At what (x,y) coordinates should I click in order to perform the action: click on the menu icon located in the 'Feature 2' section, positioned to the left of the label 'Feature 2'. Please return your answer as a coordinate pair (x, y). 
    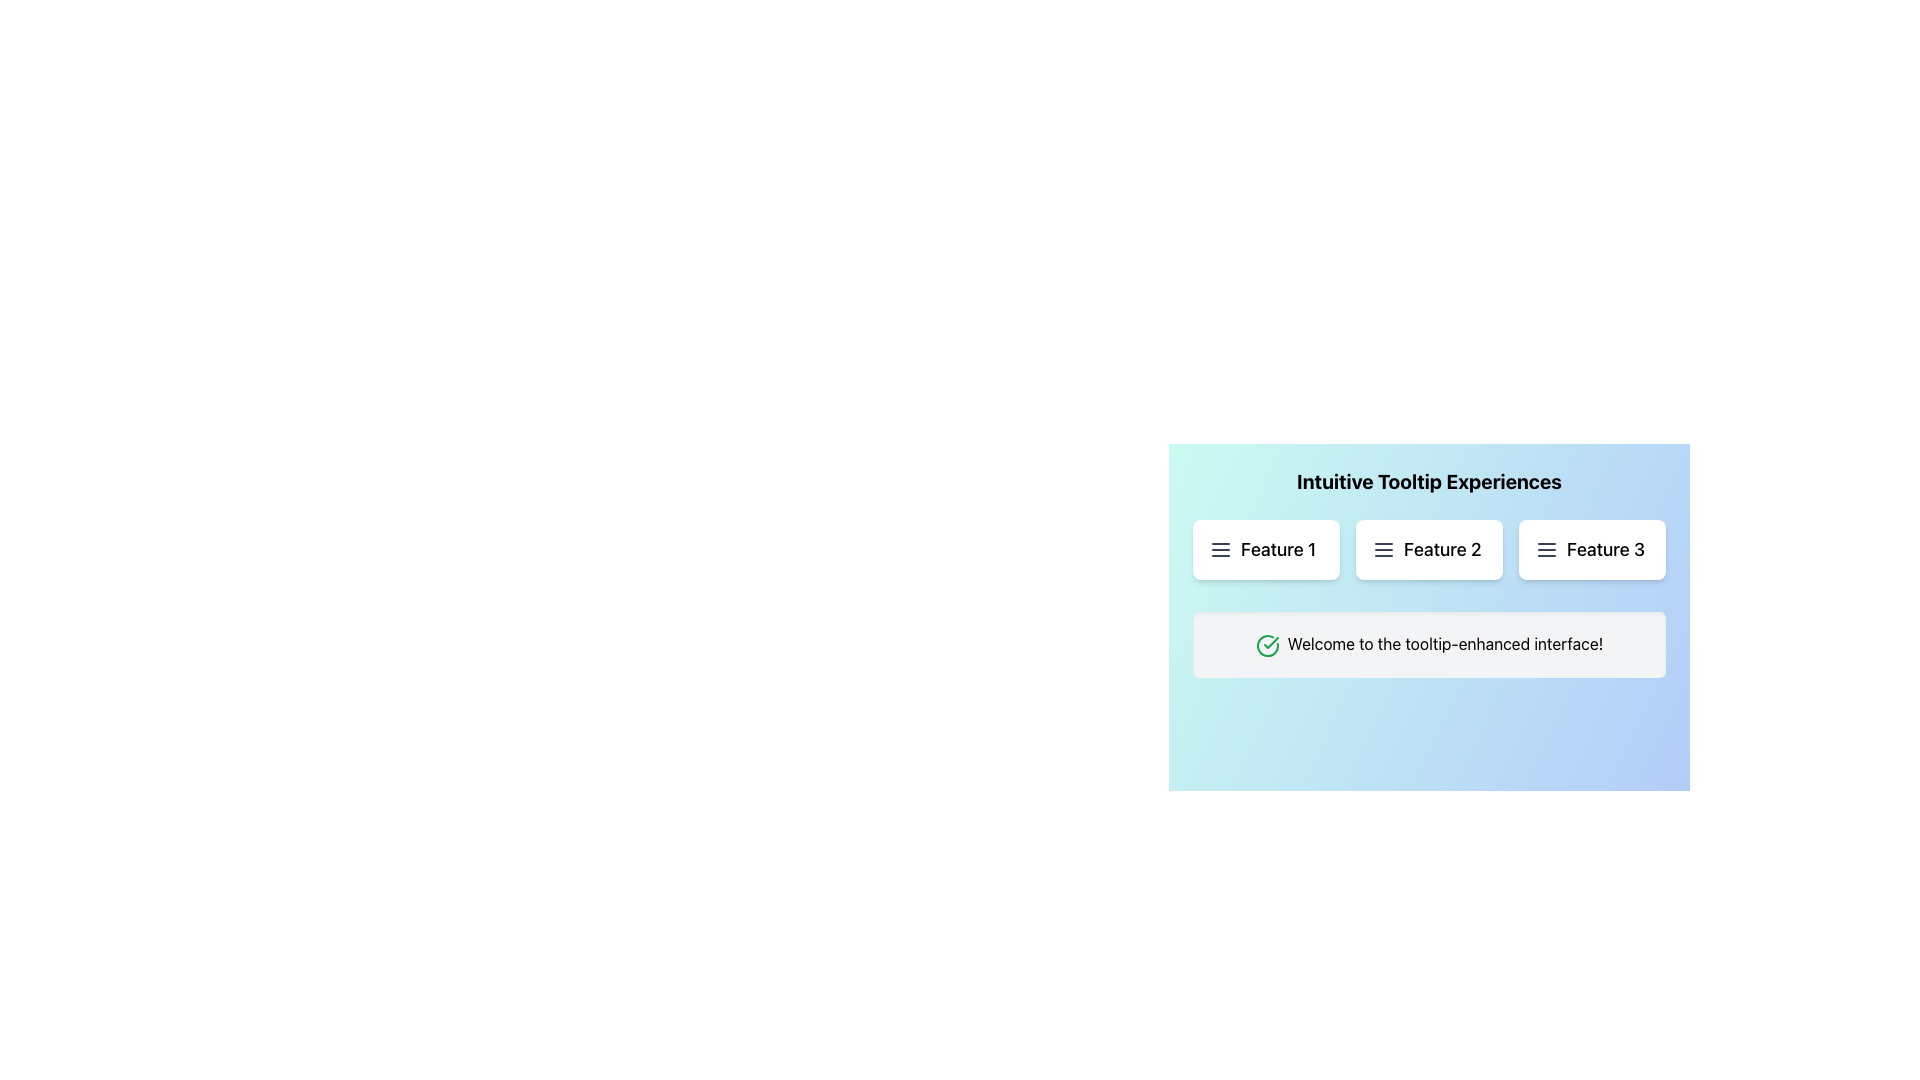
    Looking at the image, I should click on (1382, 550).